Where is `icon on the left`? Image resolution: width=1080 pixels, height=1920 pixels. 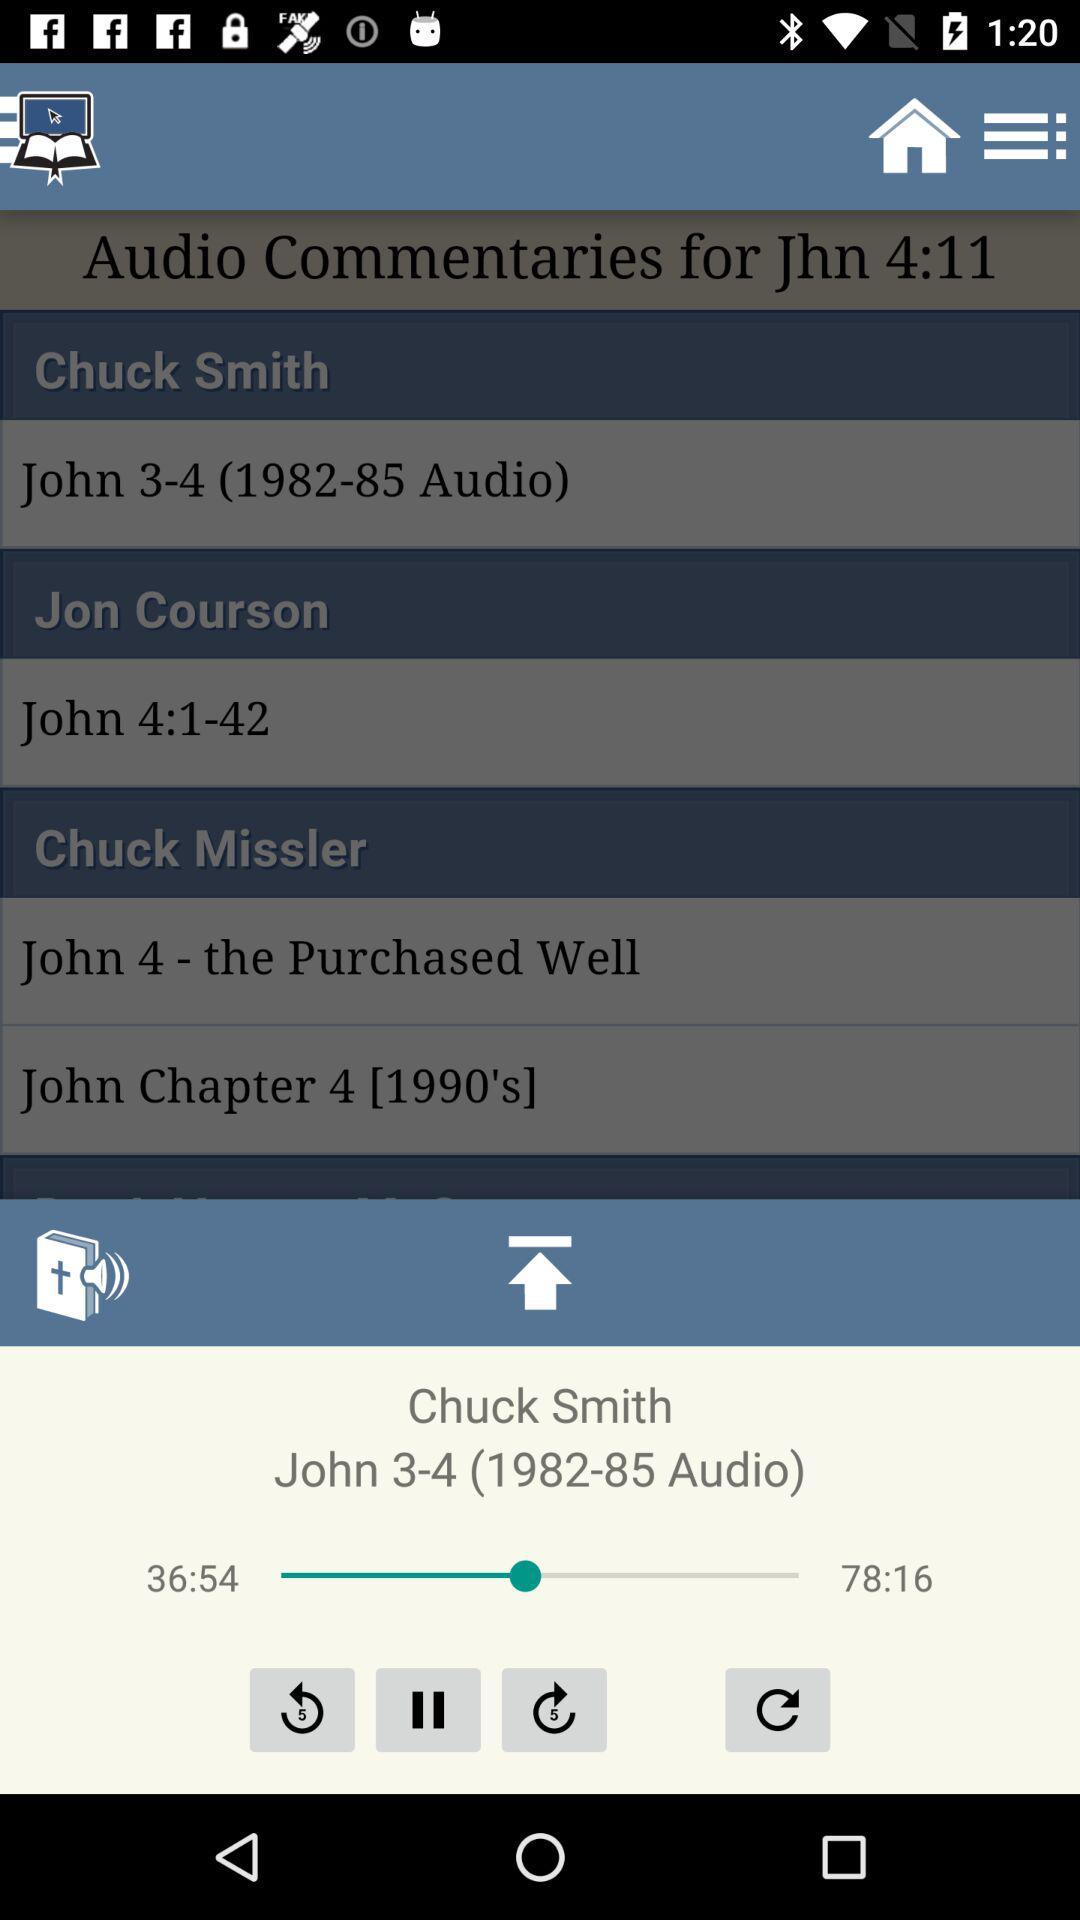 icon on the left is located at coordinates (80, 1271).